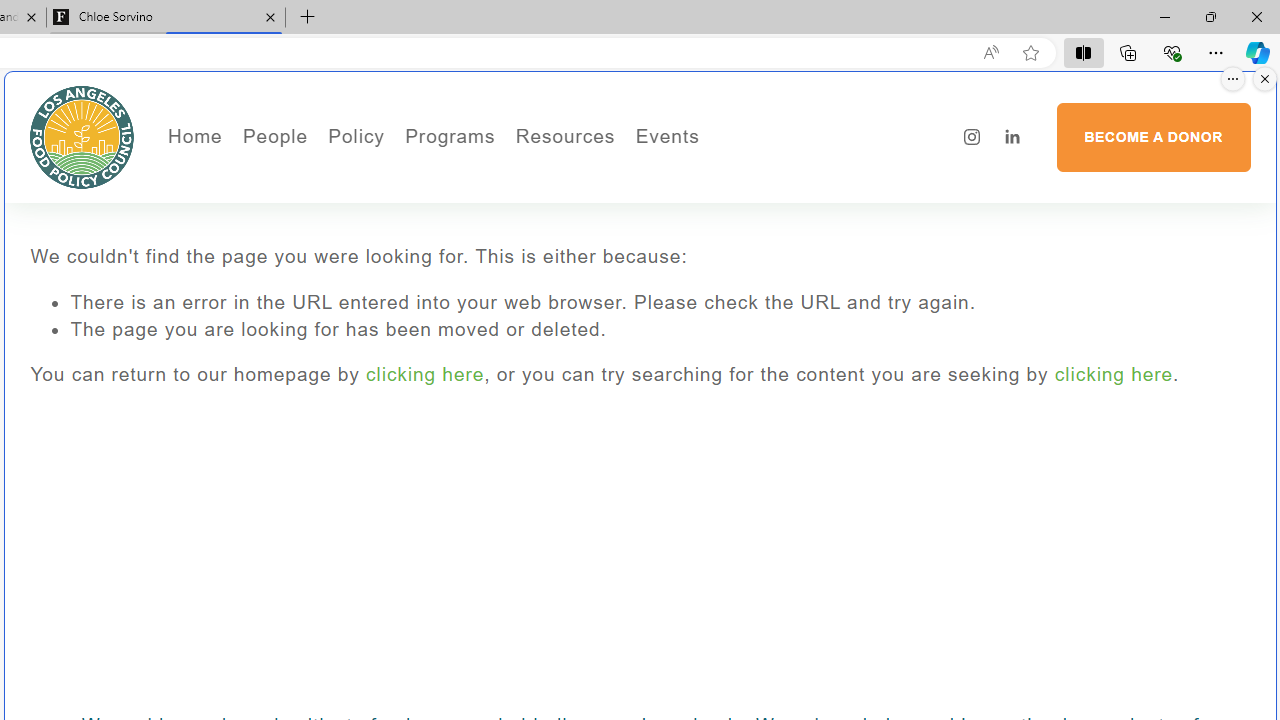  Describe the element at coordinates (80, 135) in the screenshot. I see `'Los Angeles Food Policy Council'` at that location.